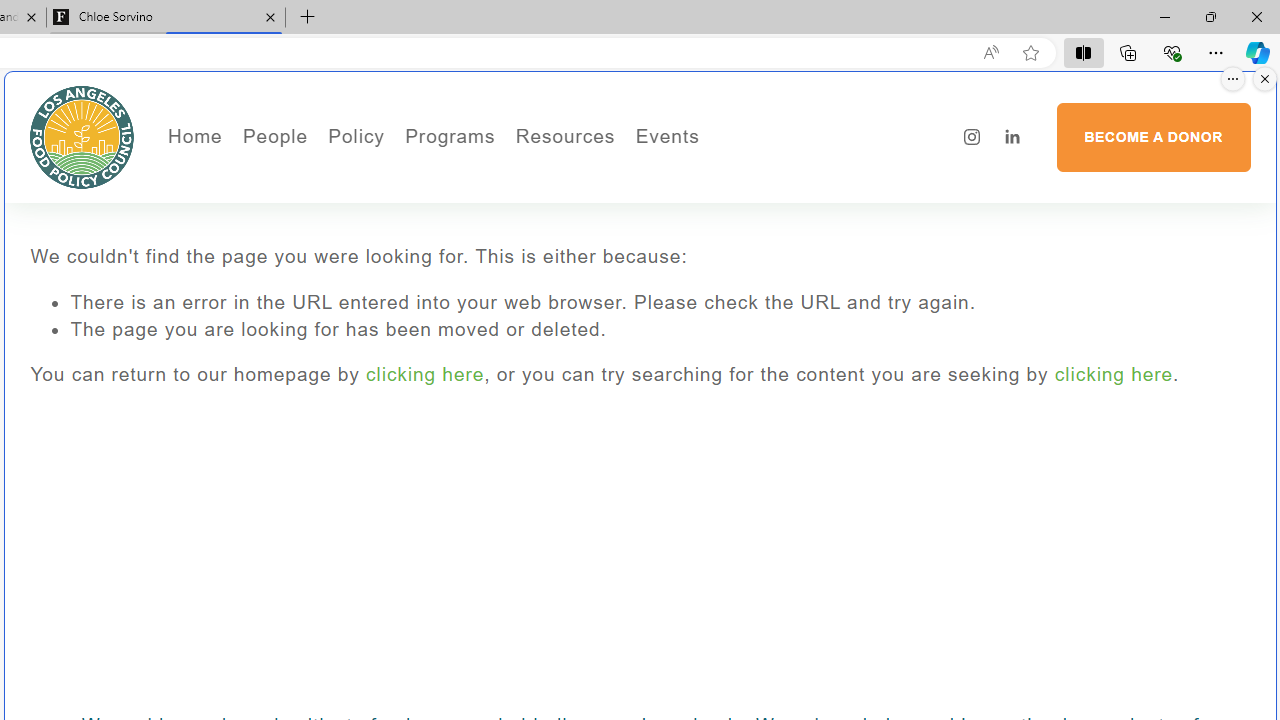  Describe the element at coordinates (80, 135) in the screenshot. I see `'Los Angeles Food Policy Council'` at that location.